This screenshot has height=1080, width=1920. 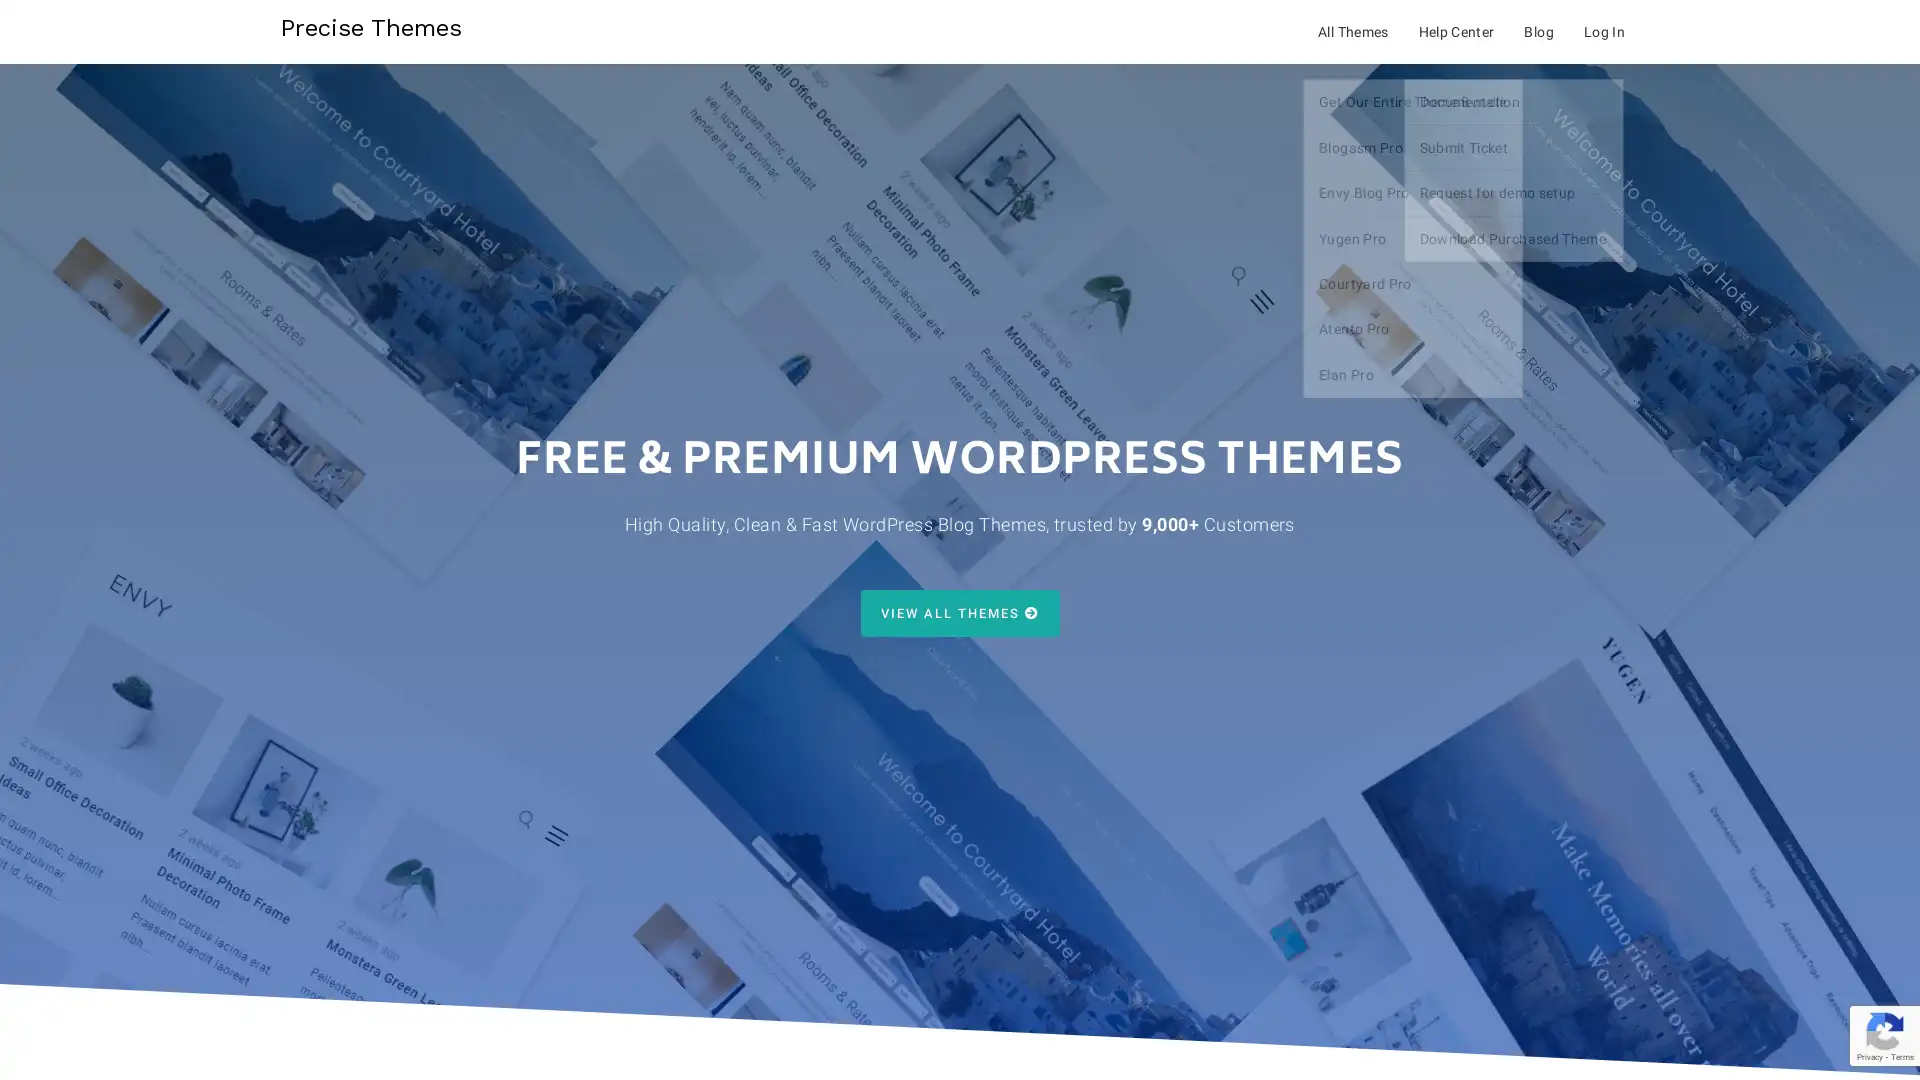 I want to click on VIEW ALL THEMES, so click(x=958, y=612).